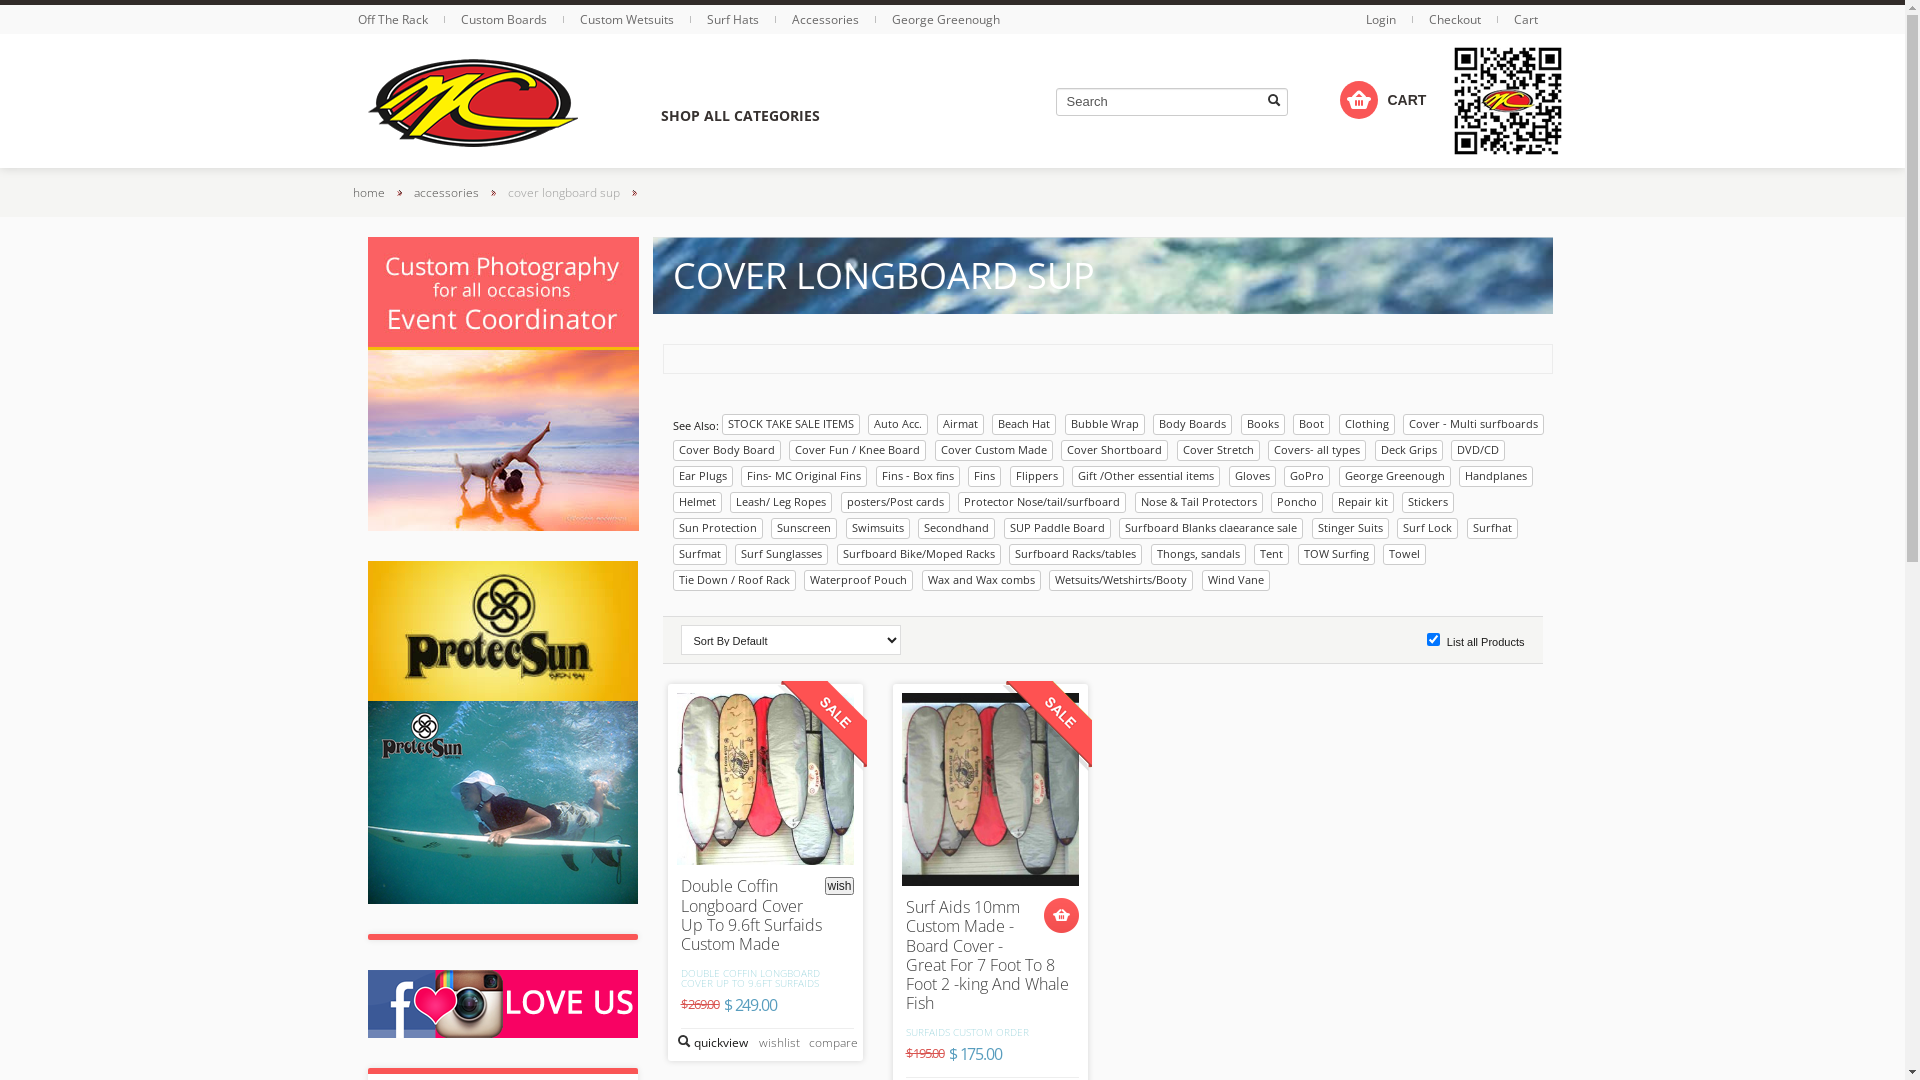 This screenshot has width=1920, height=1080. What do you see at coordinates (958, 423) in the screenshot?
I see `'Airmat'` at bounding box center [958, 423].